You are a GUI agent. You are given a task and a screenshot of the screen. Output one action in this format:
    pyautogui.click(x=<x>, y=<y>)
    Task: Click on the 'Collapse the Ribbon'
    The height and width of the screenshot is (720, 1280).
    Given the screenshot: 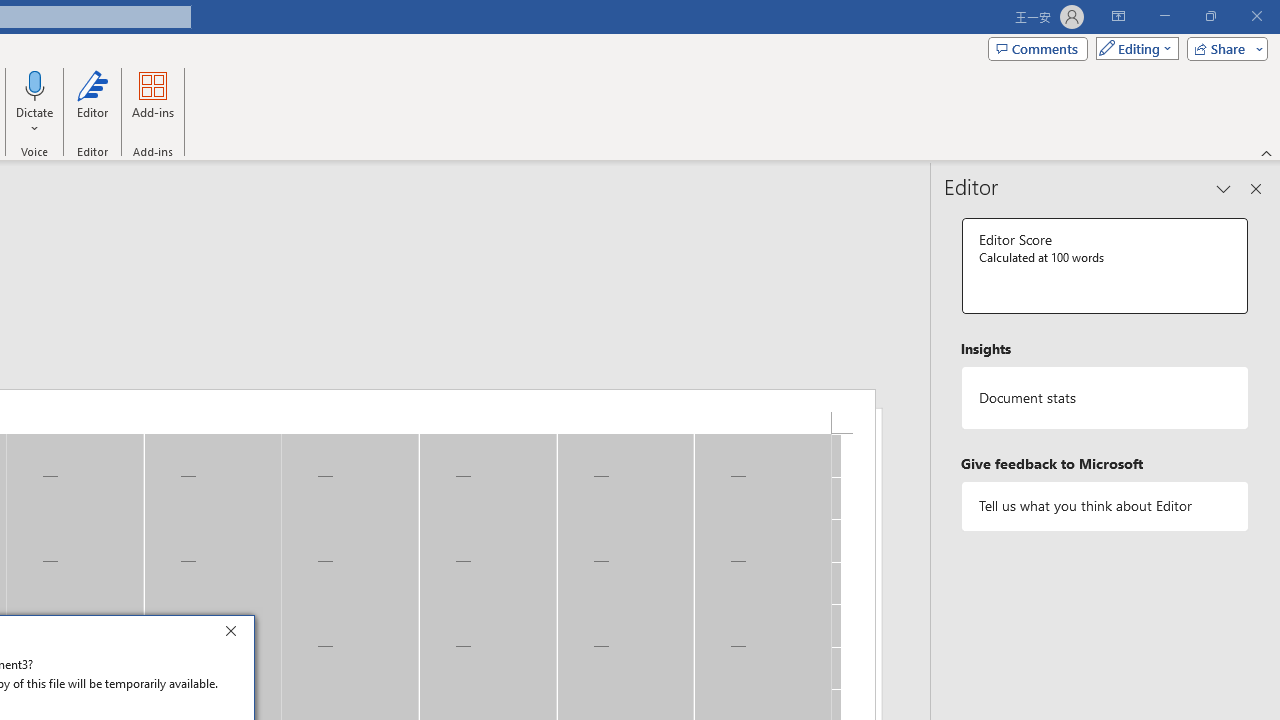 What is the action you would take?
    pyautogui.click(x=1266, y=152)
    